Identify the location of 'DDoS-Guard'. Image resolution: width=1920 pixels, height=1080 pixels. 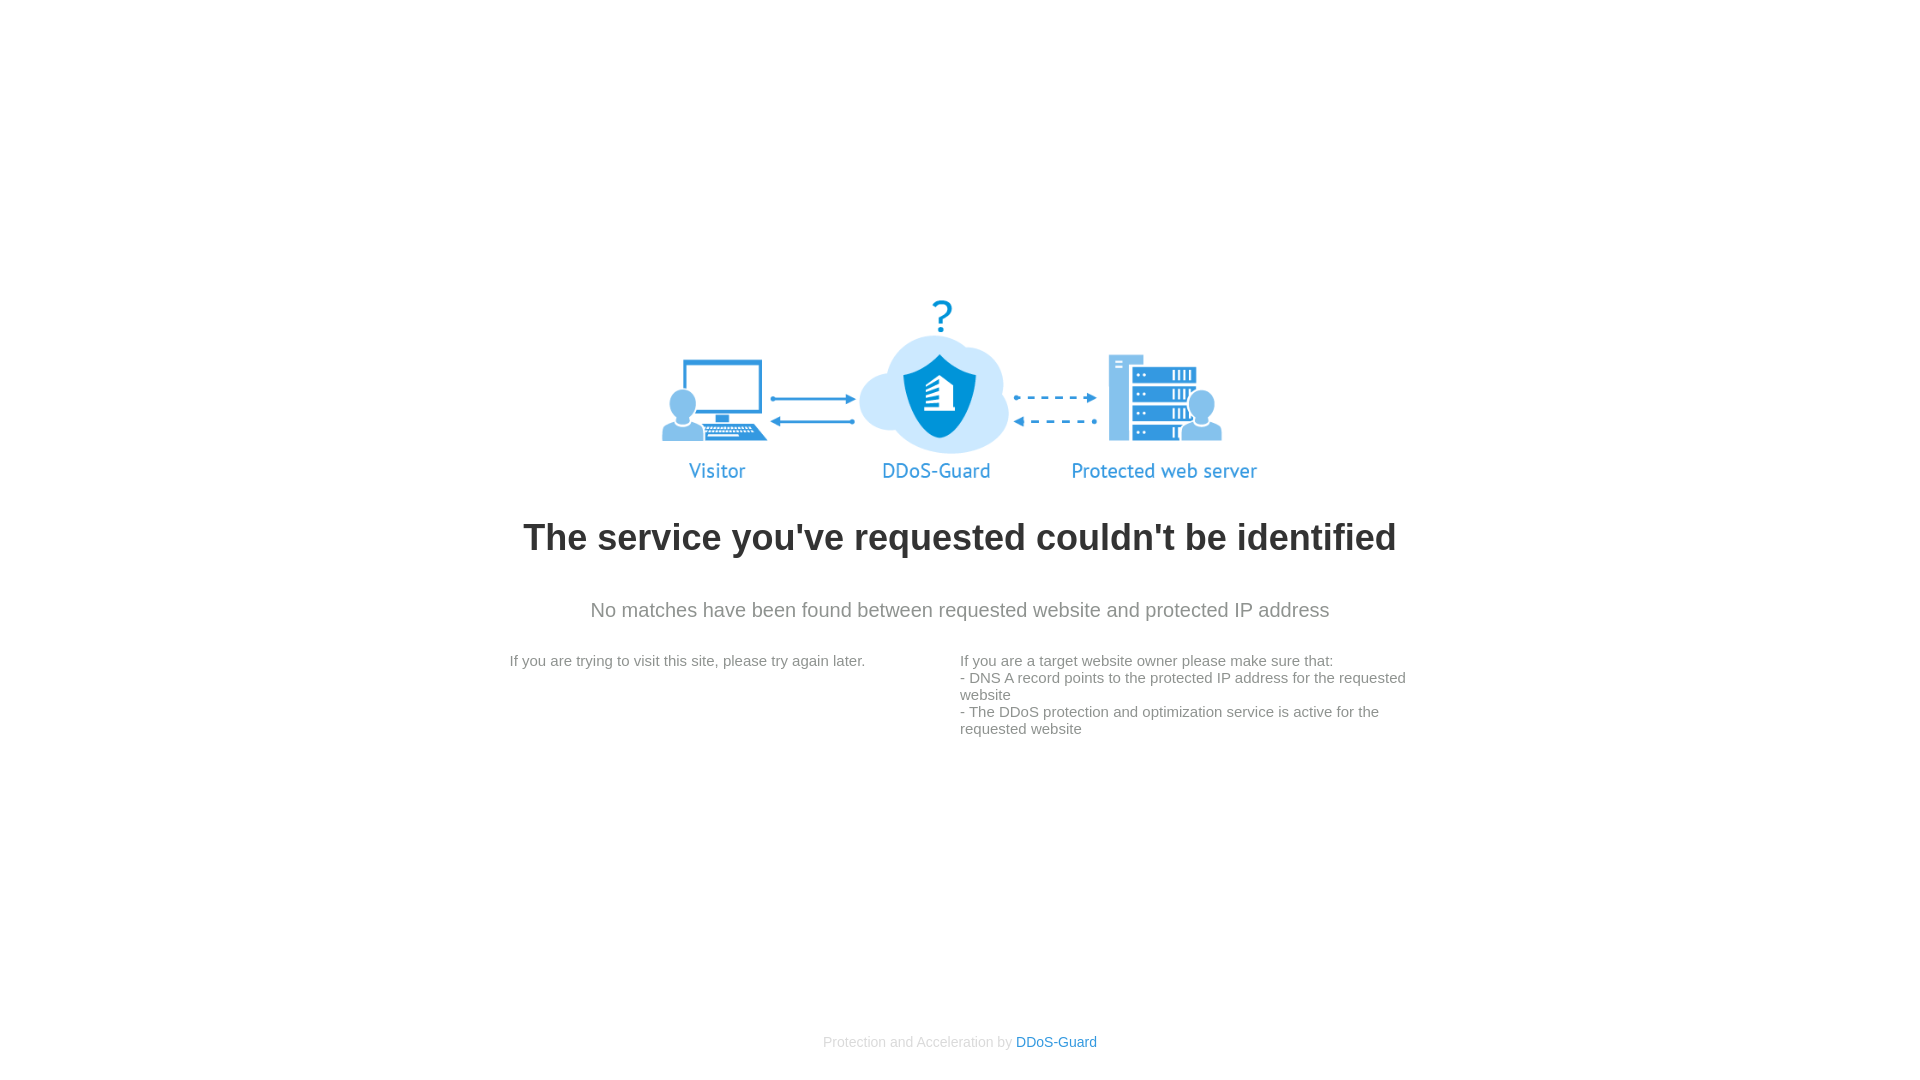
(1055, 1040).